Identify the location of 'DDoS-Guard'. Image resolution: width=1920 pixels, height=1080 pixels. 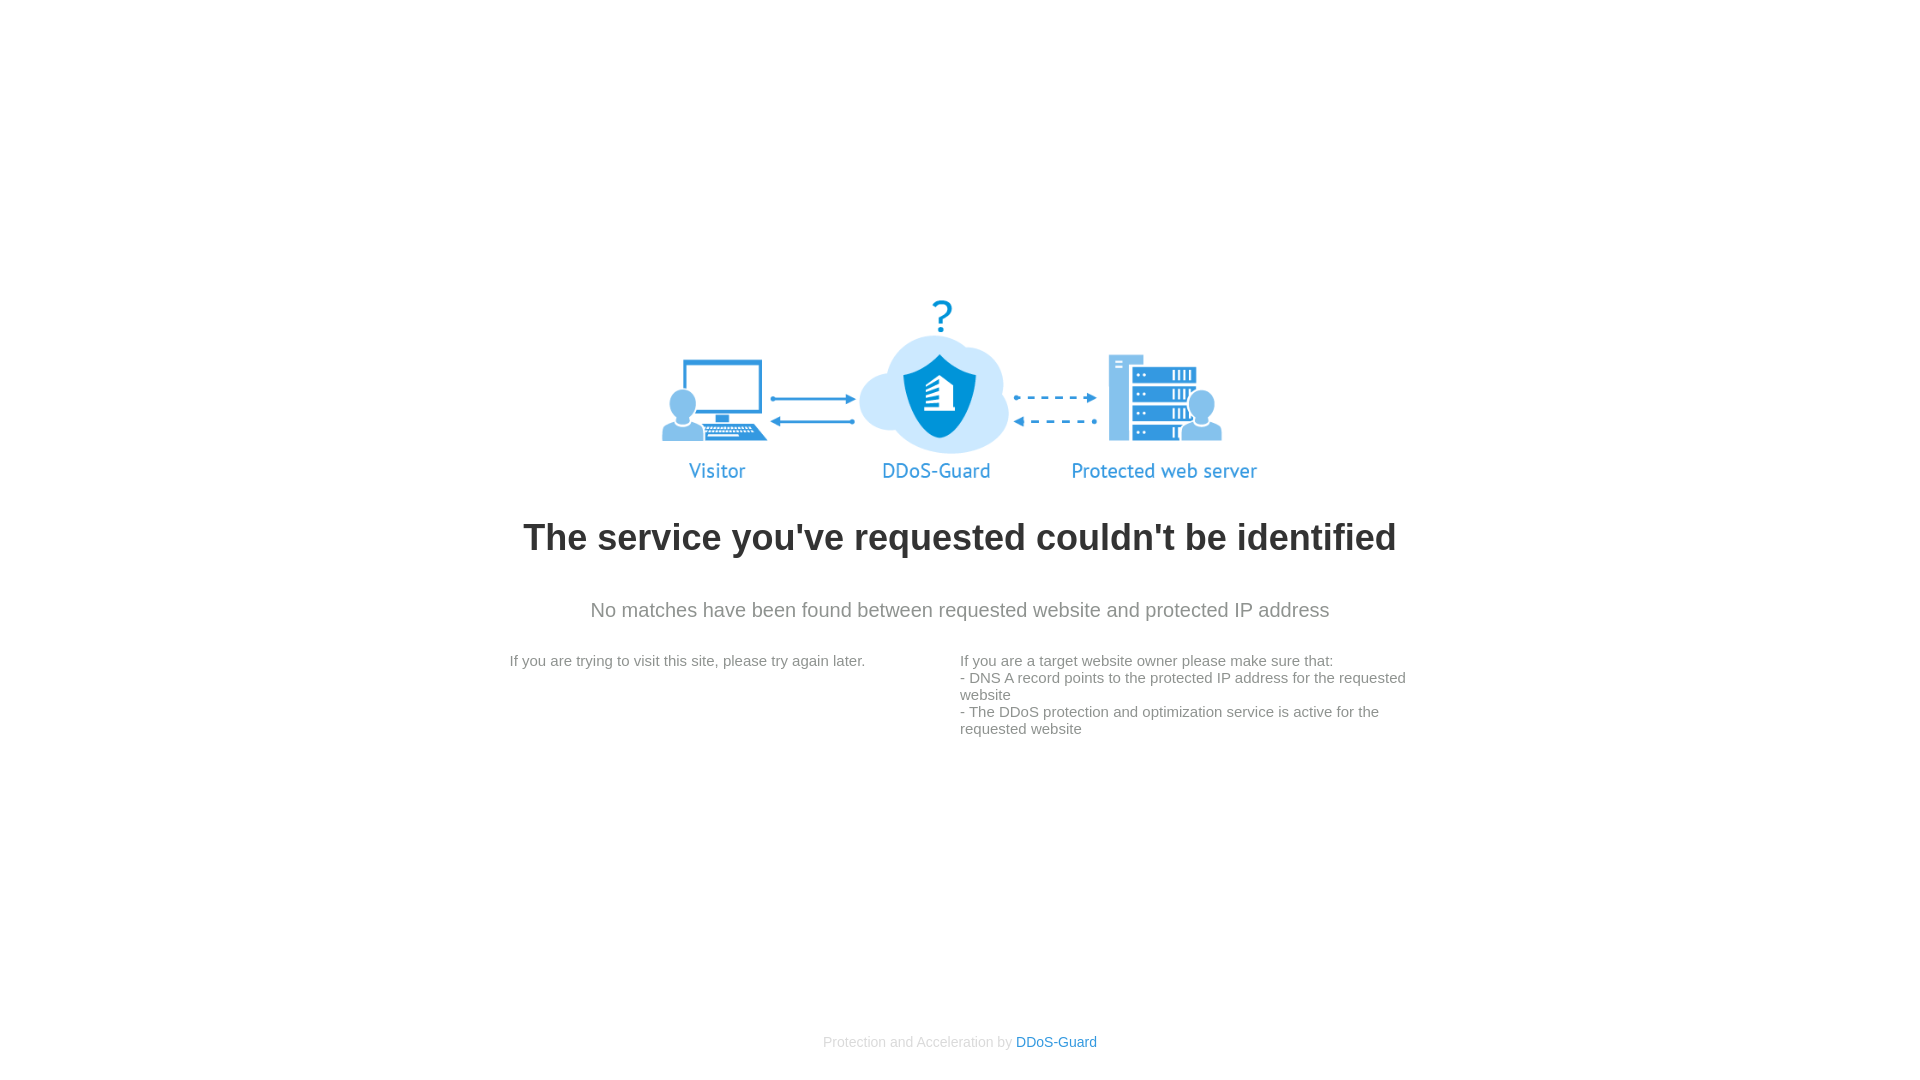
(1055, 1040).